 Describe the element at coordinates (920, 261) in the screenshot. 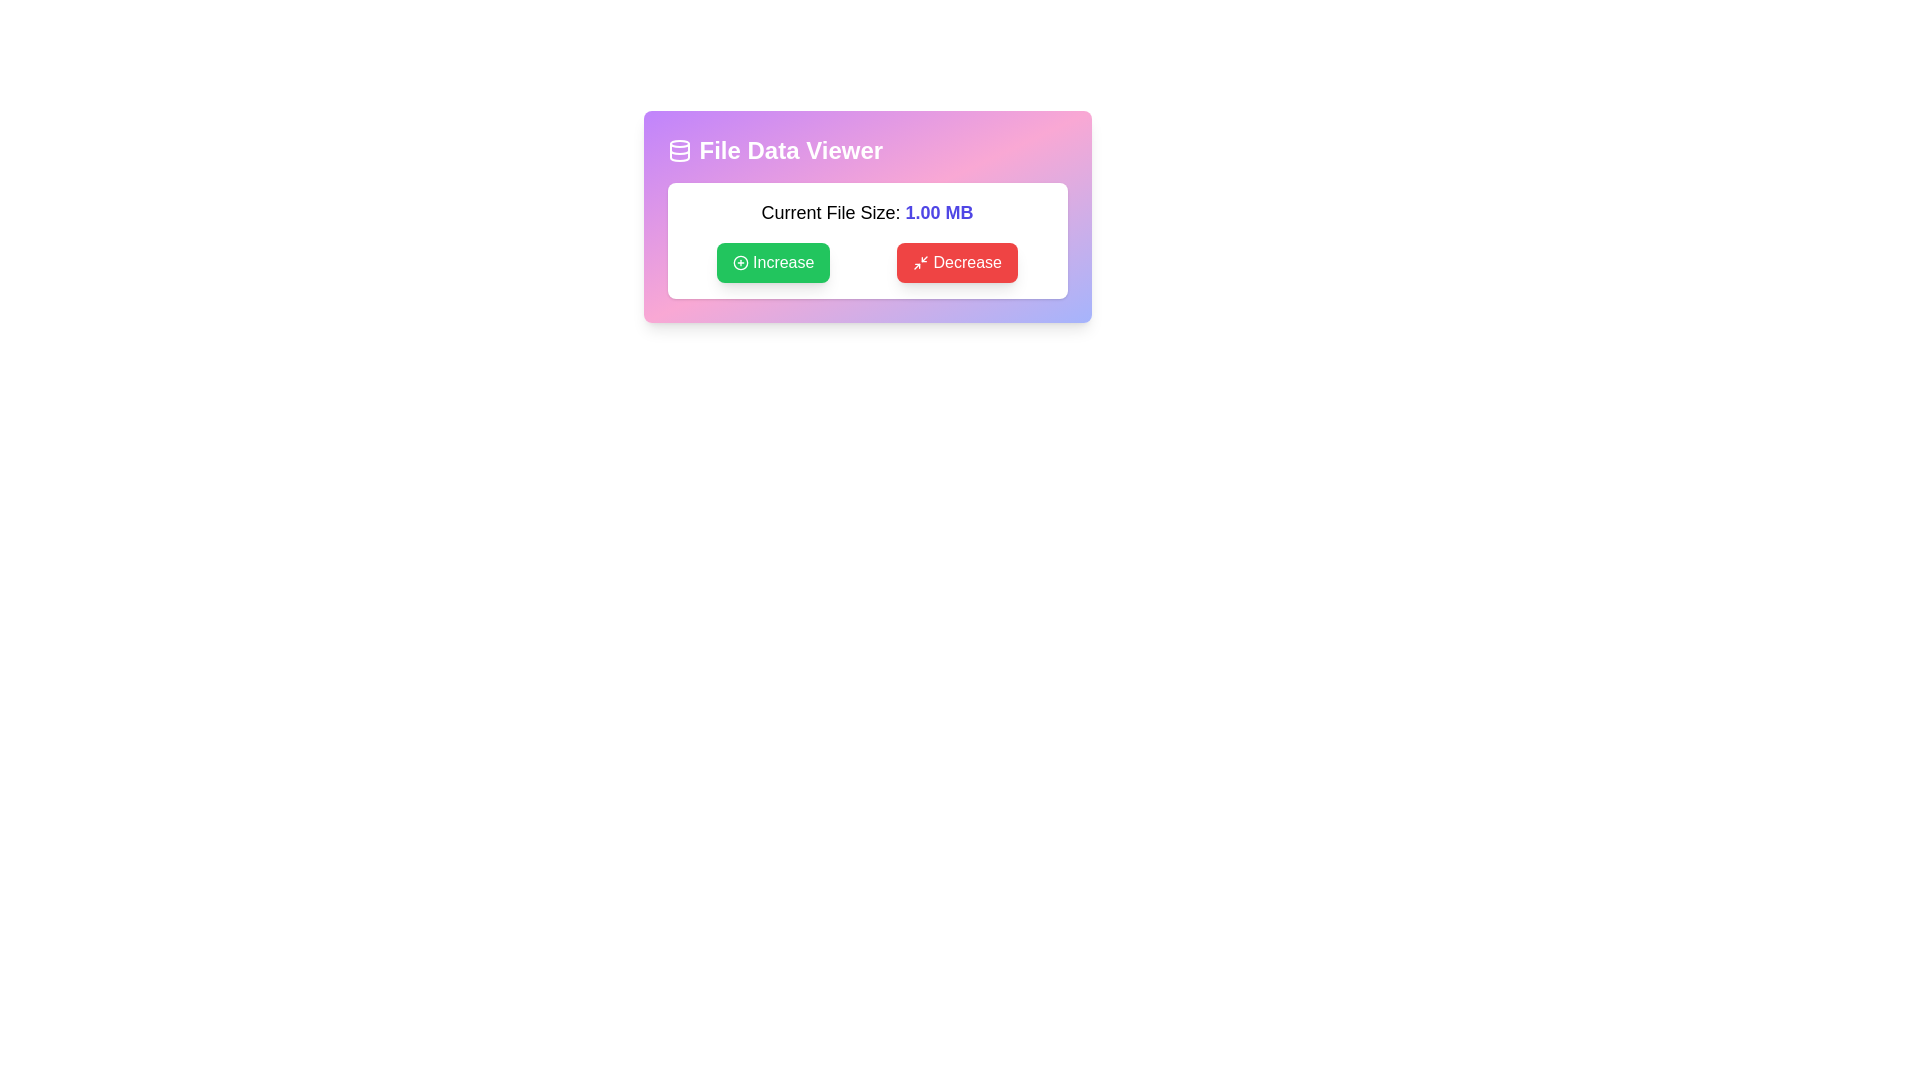

I see `the Decorative Icon located within the 'Decrease' button, positioned to the left of the text 'Decrease'` at that location.